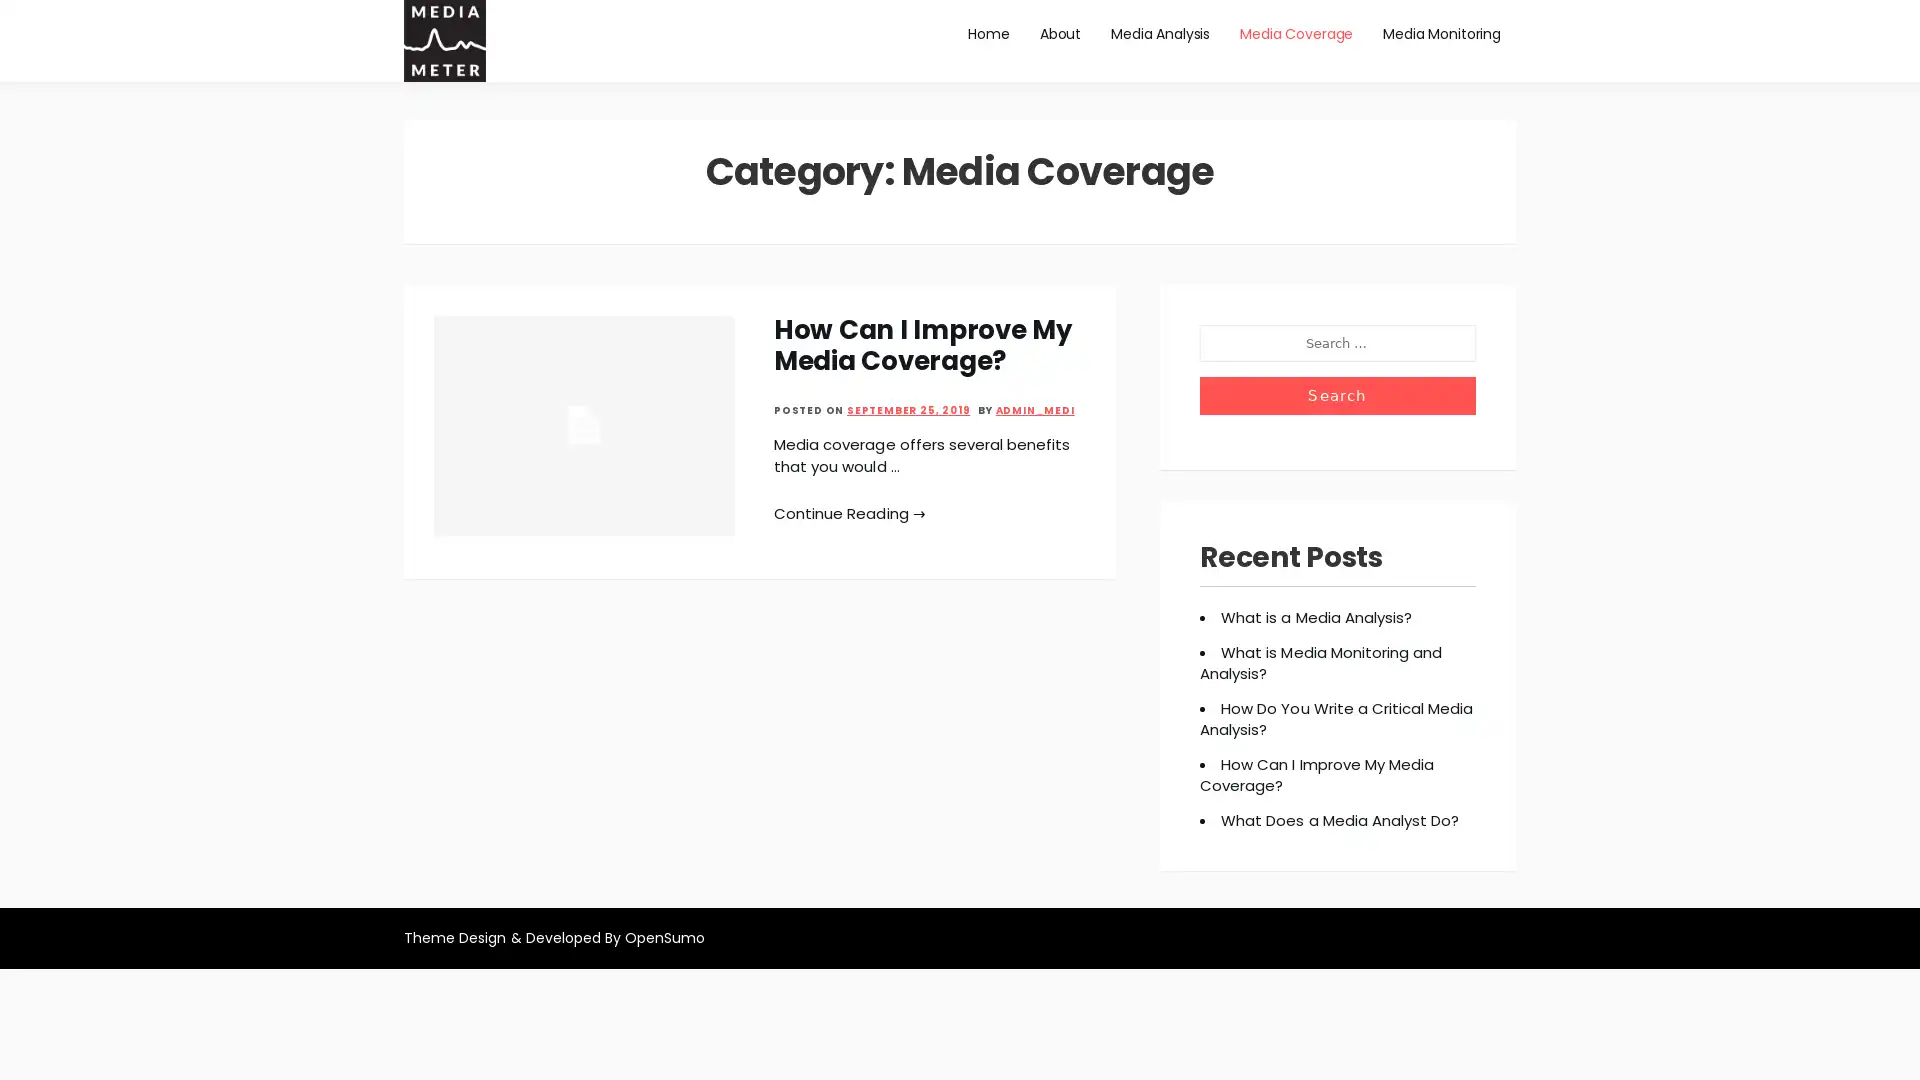 The image size is (1920, 1080). Describe the element at coordinates (1337, 396) in the screenshot. I see `Search` at that location.